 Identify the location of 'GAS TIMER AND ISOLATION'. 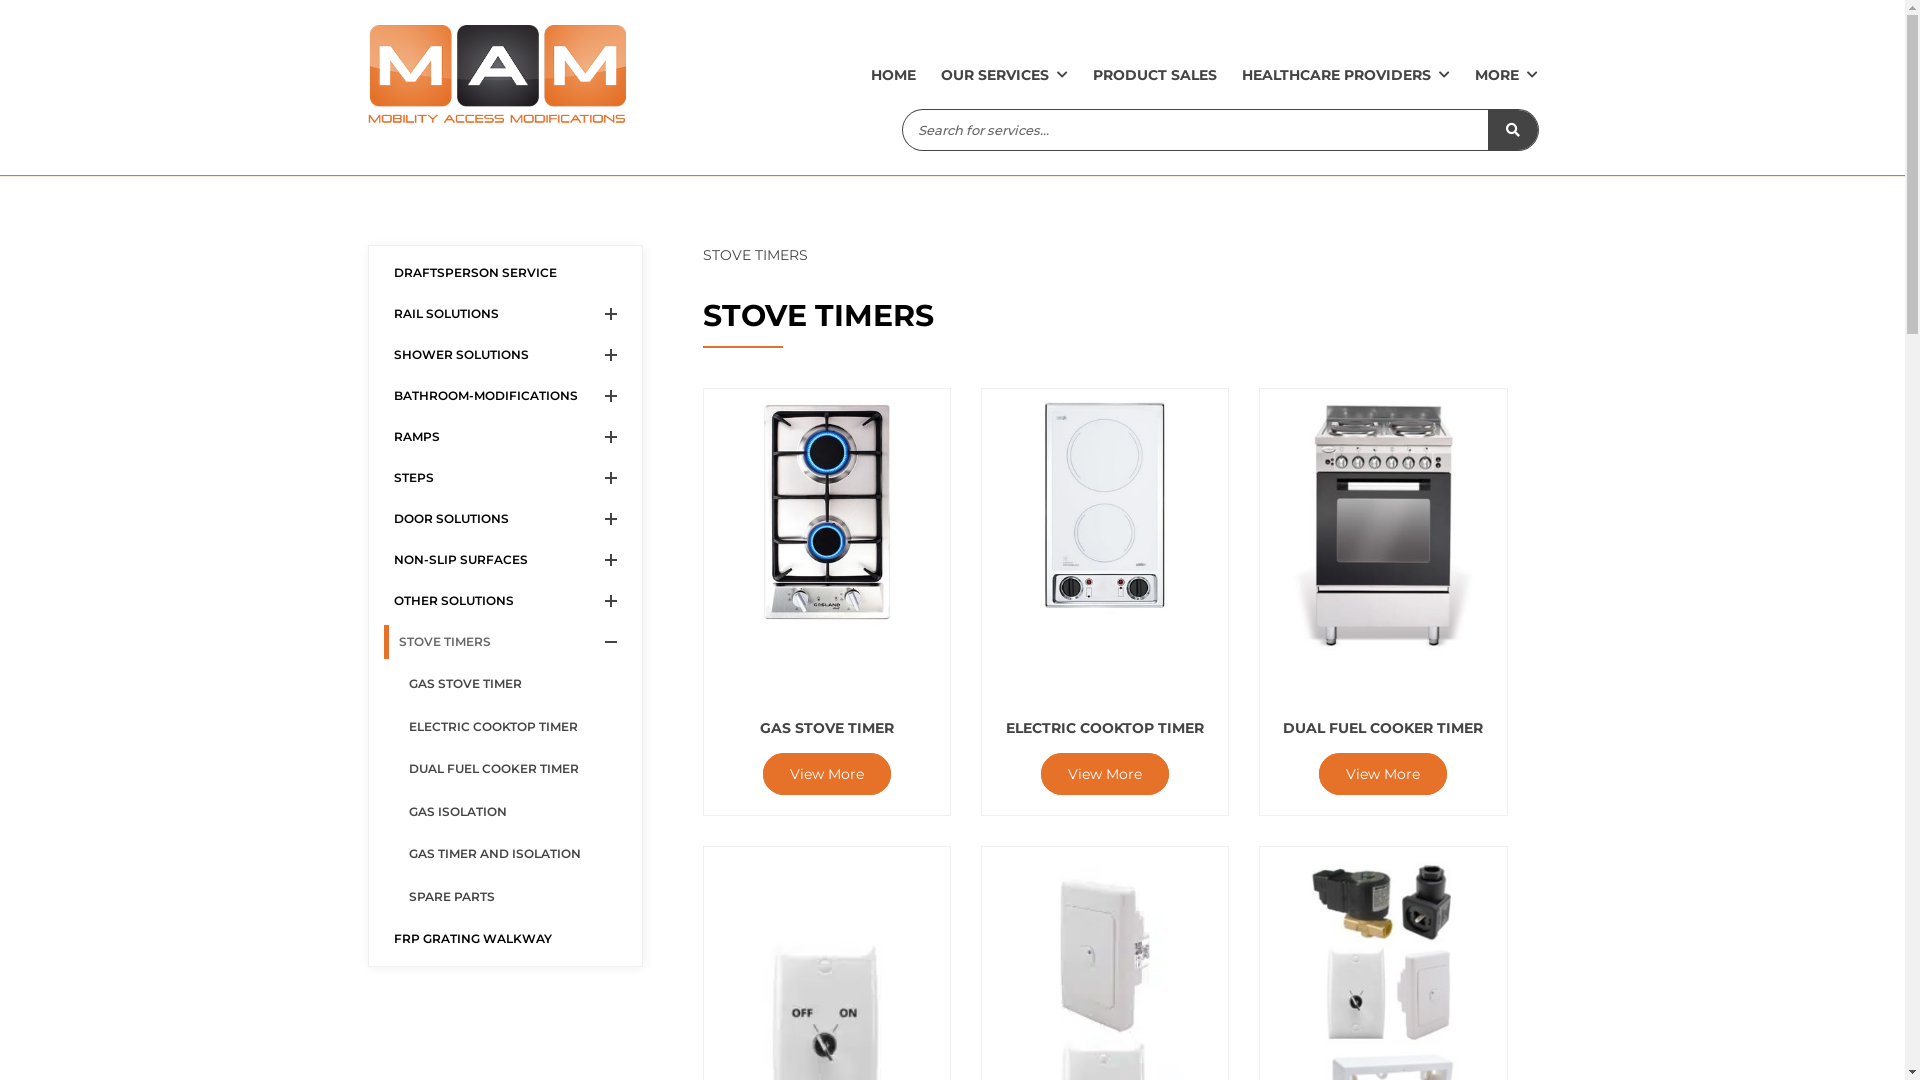
(512, 853).